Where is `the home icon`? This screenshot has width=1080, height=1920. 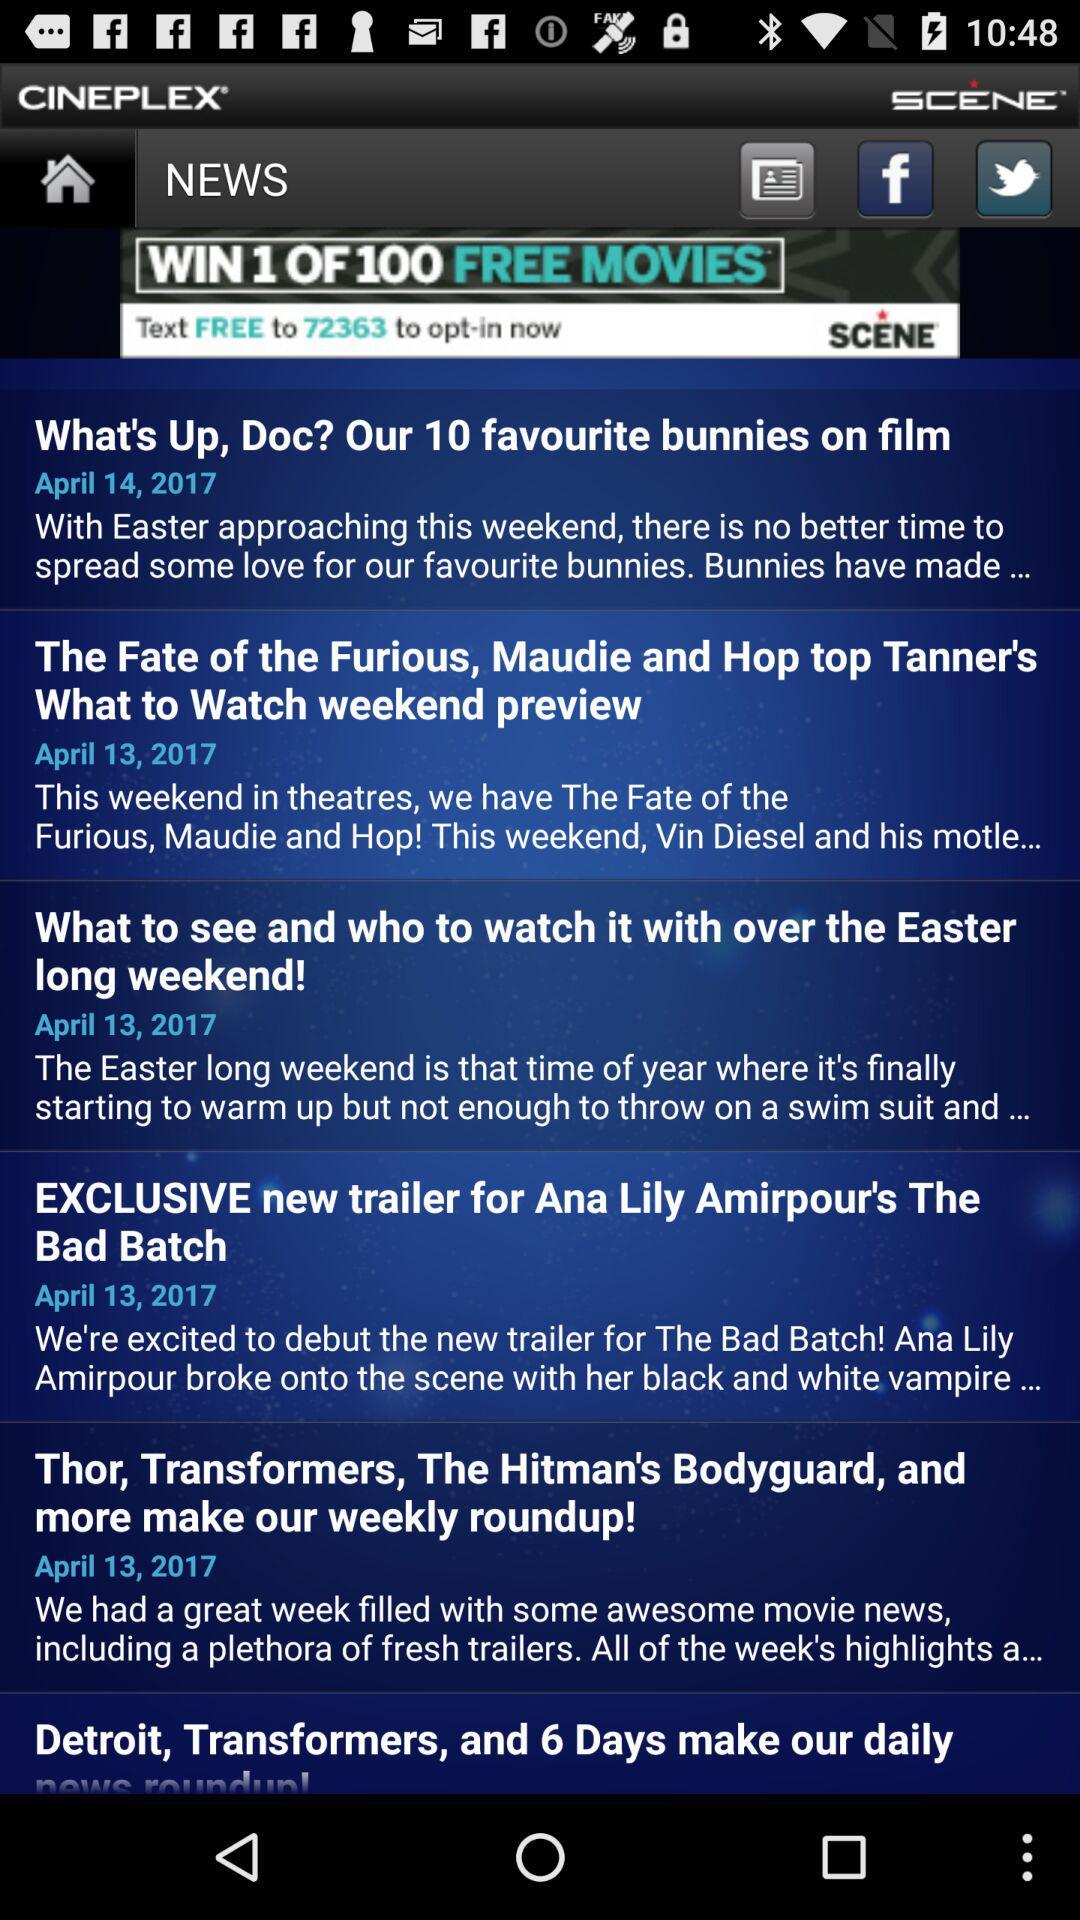
the home icon is located at coordinates (66, 190).